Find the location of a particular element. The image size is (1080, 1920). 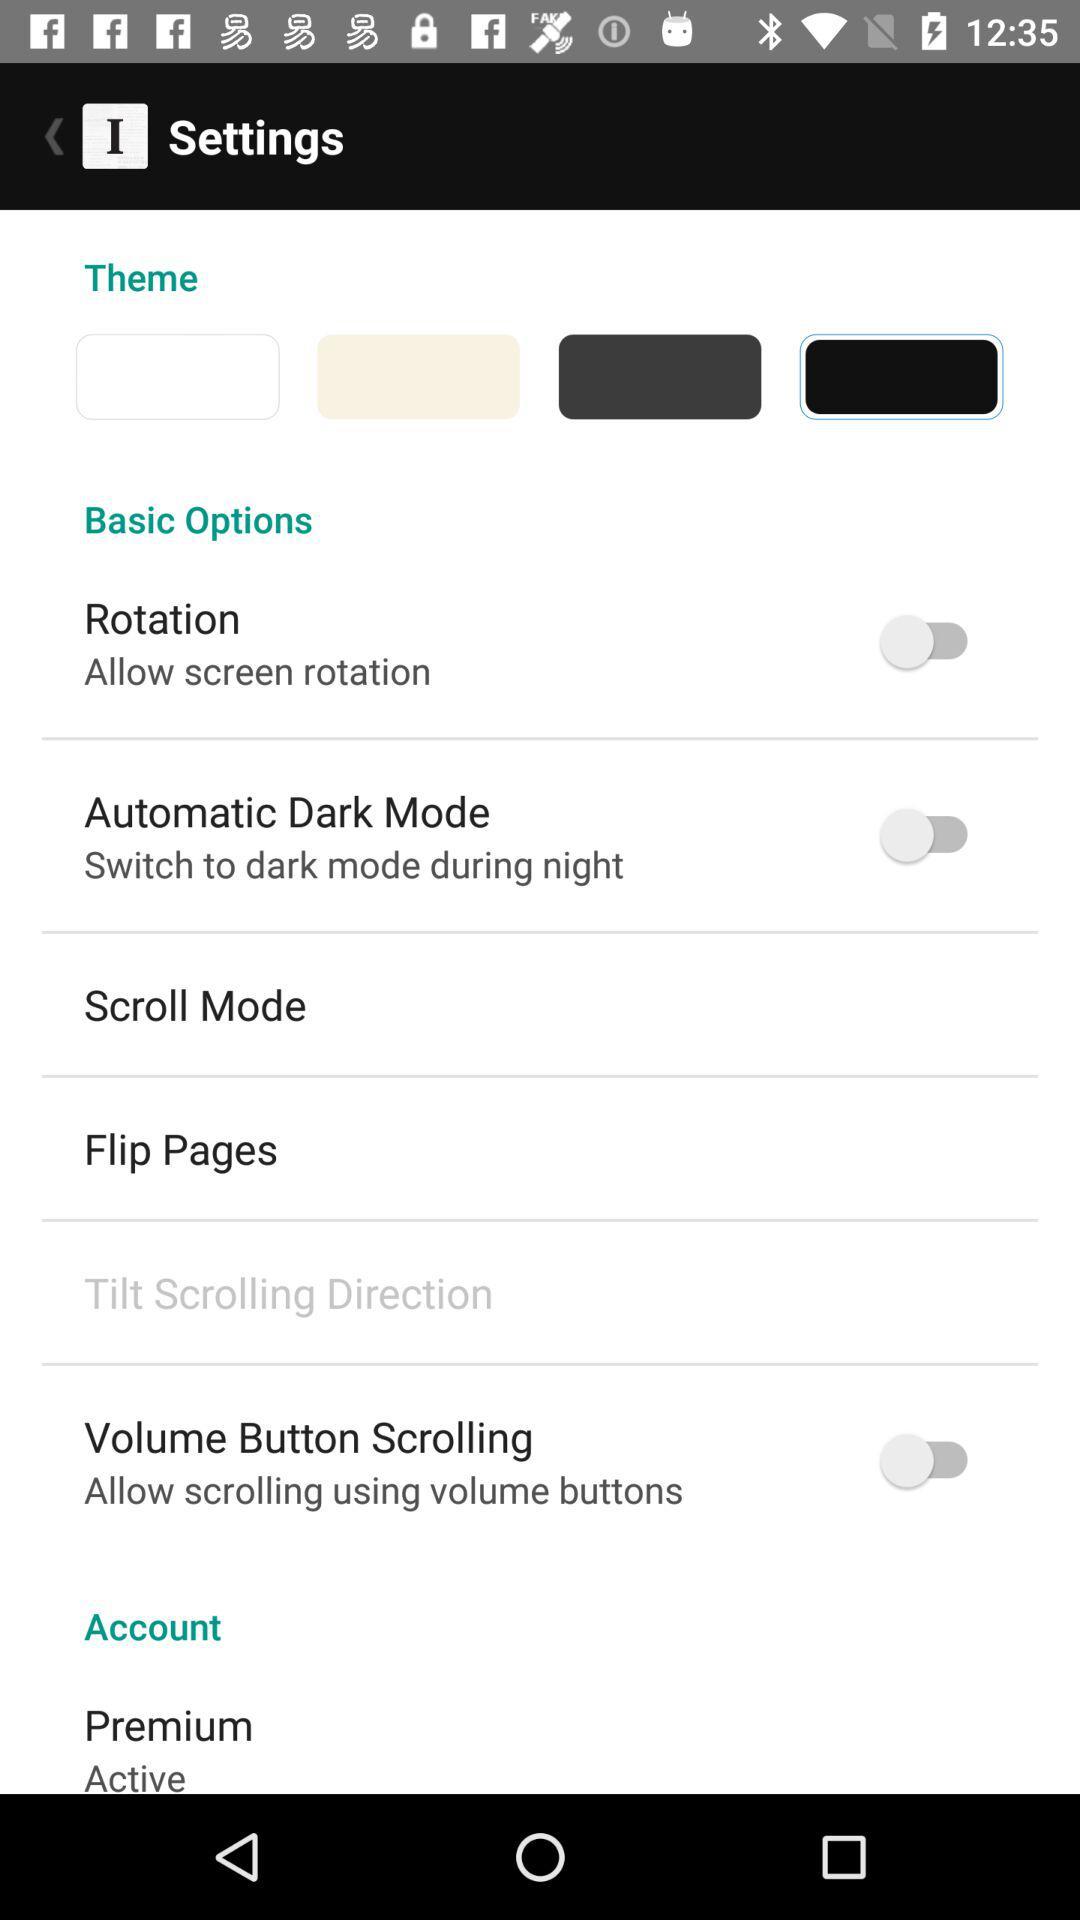

the scroll mode icon is located at coordinates (195, 1004).